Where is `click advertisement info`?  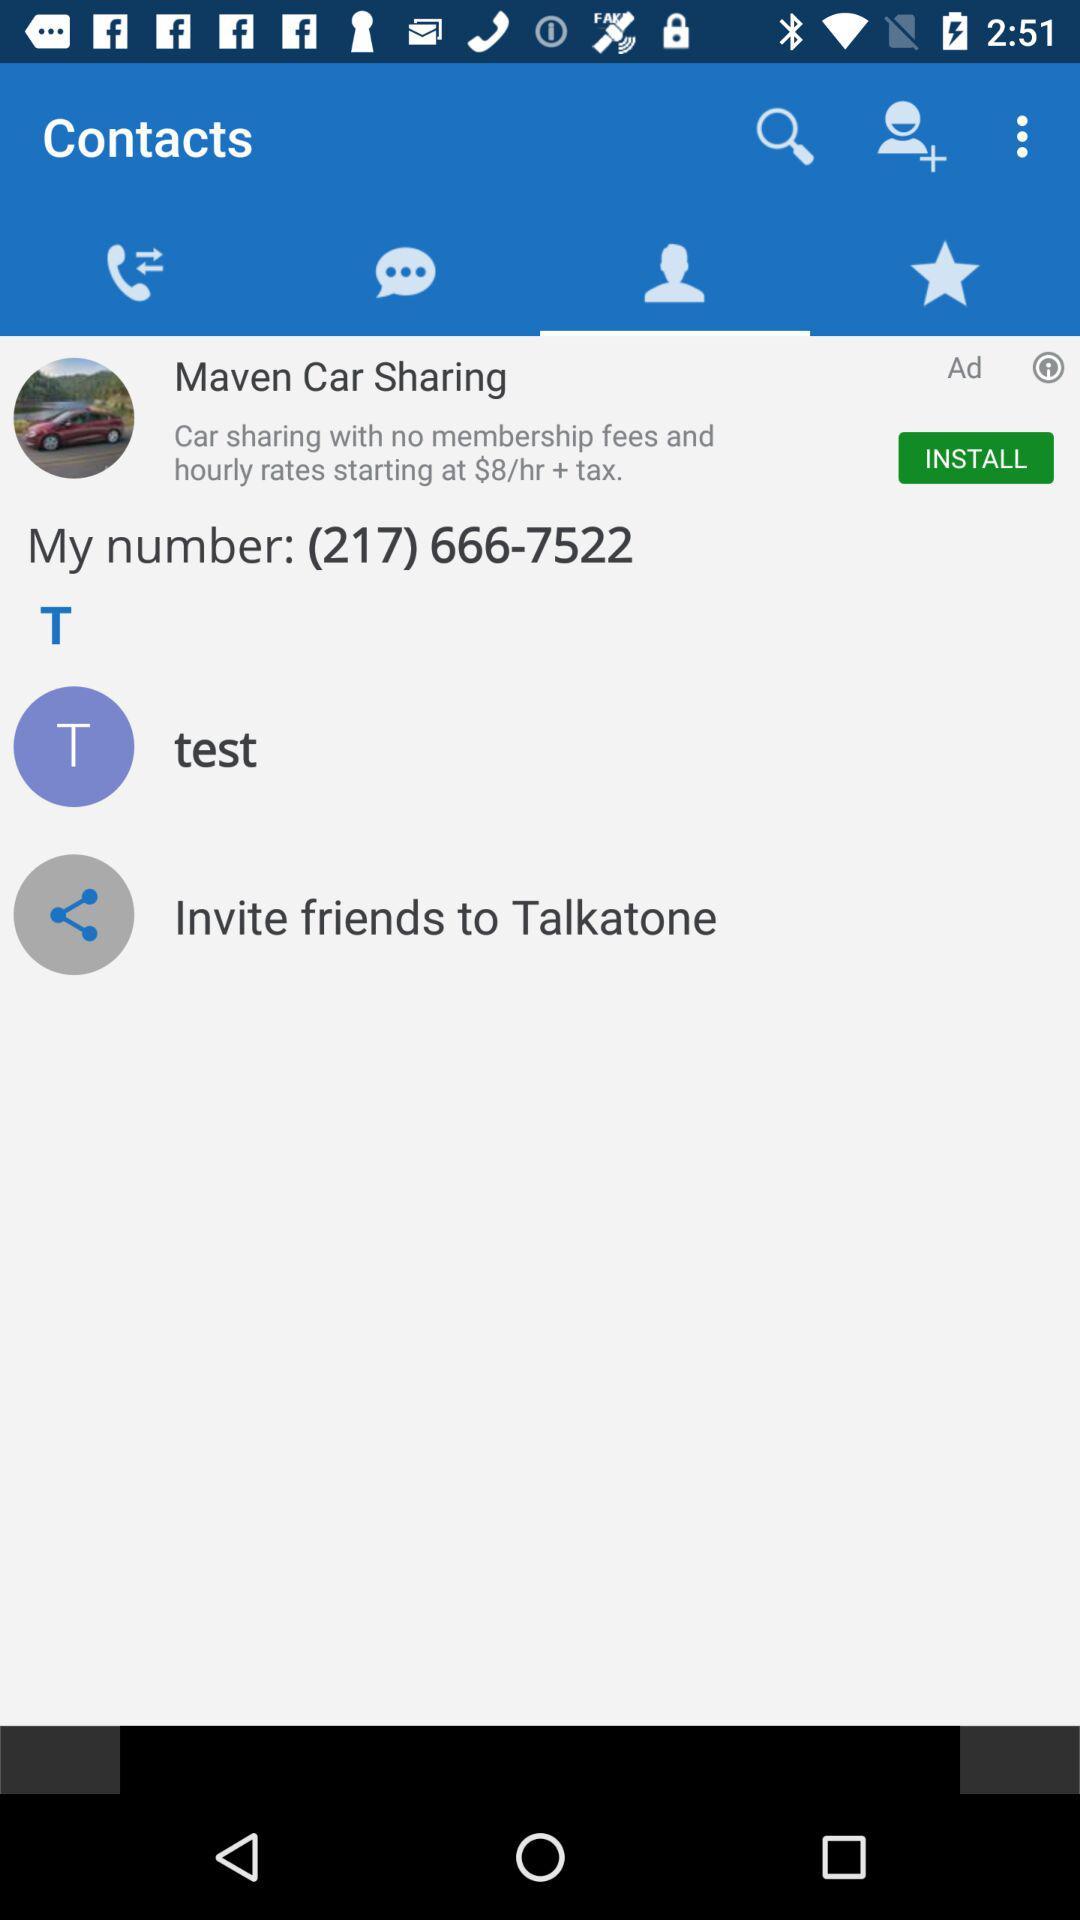 click advertisement info is located at coordinates (1047, 367).